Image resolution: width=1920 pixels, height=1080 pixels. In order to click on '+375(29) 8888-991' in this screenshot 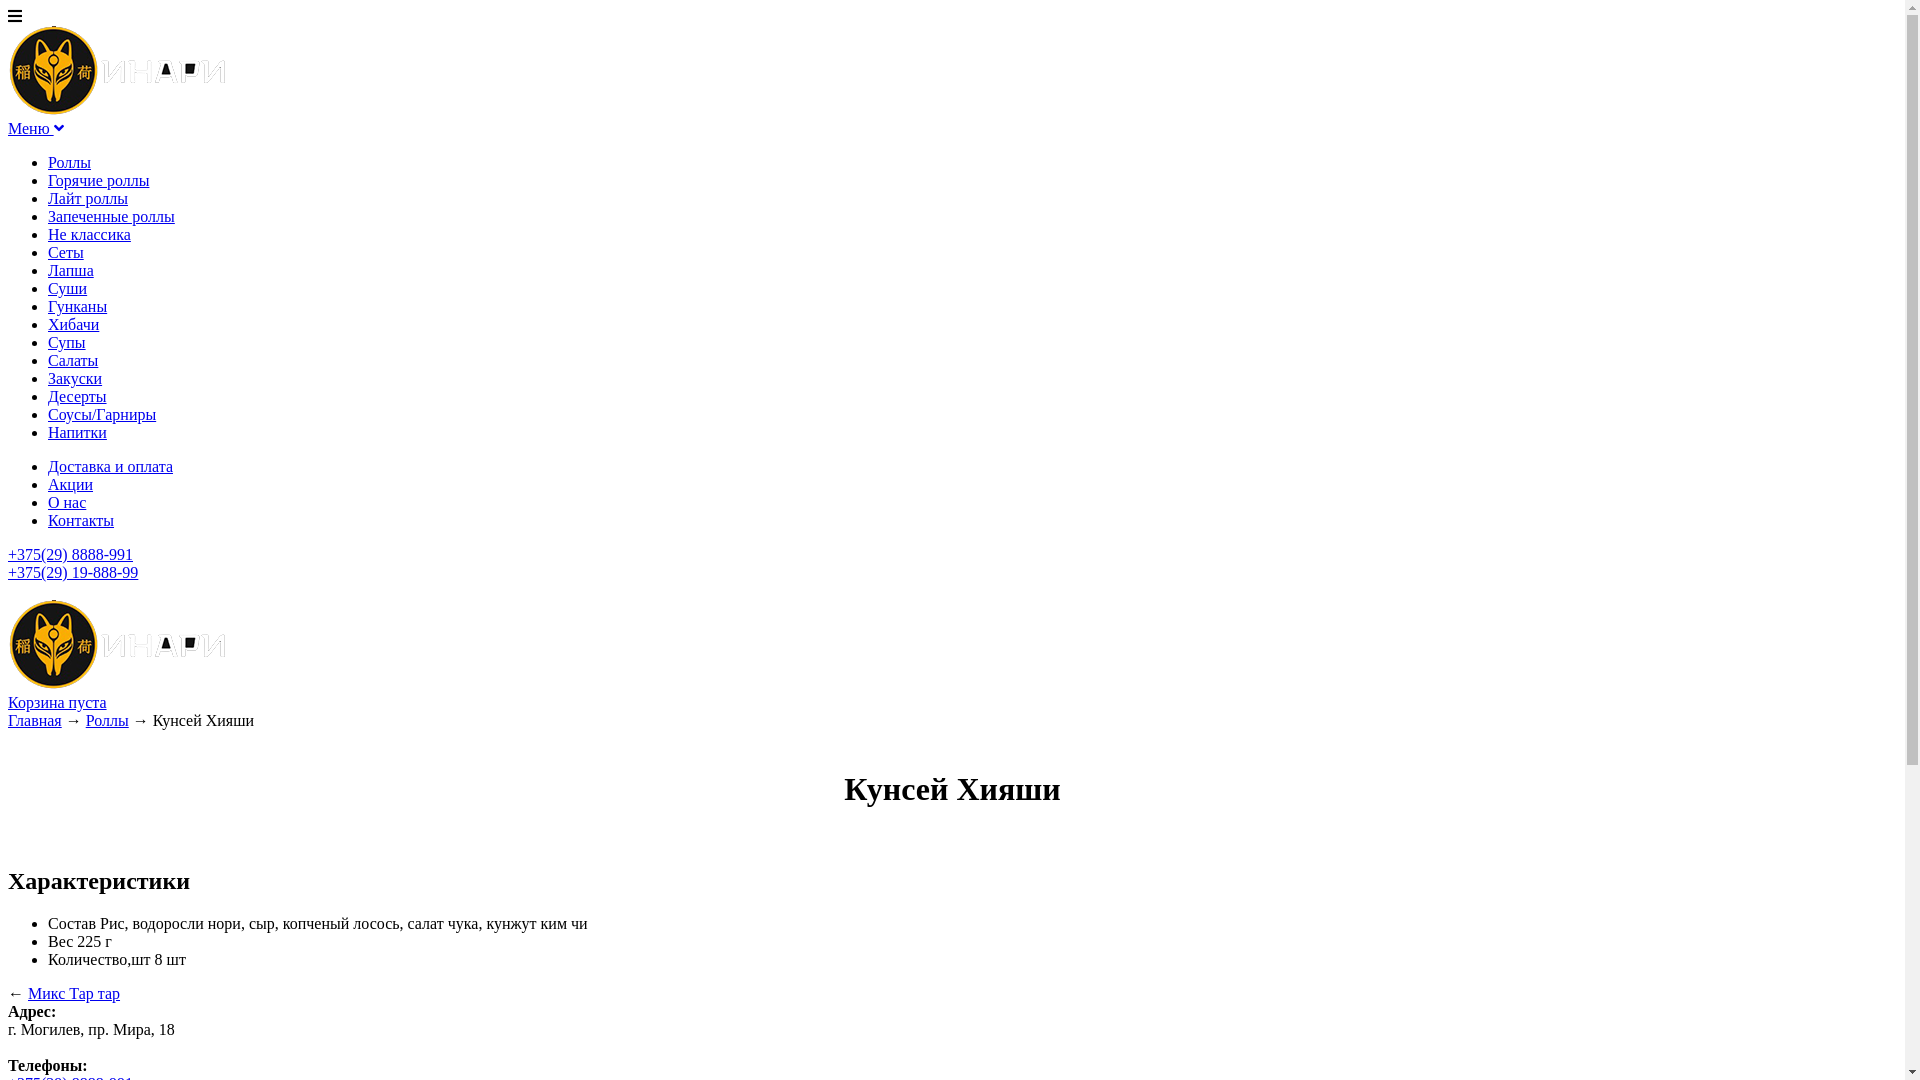, I will do `click(70, 554)`.